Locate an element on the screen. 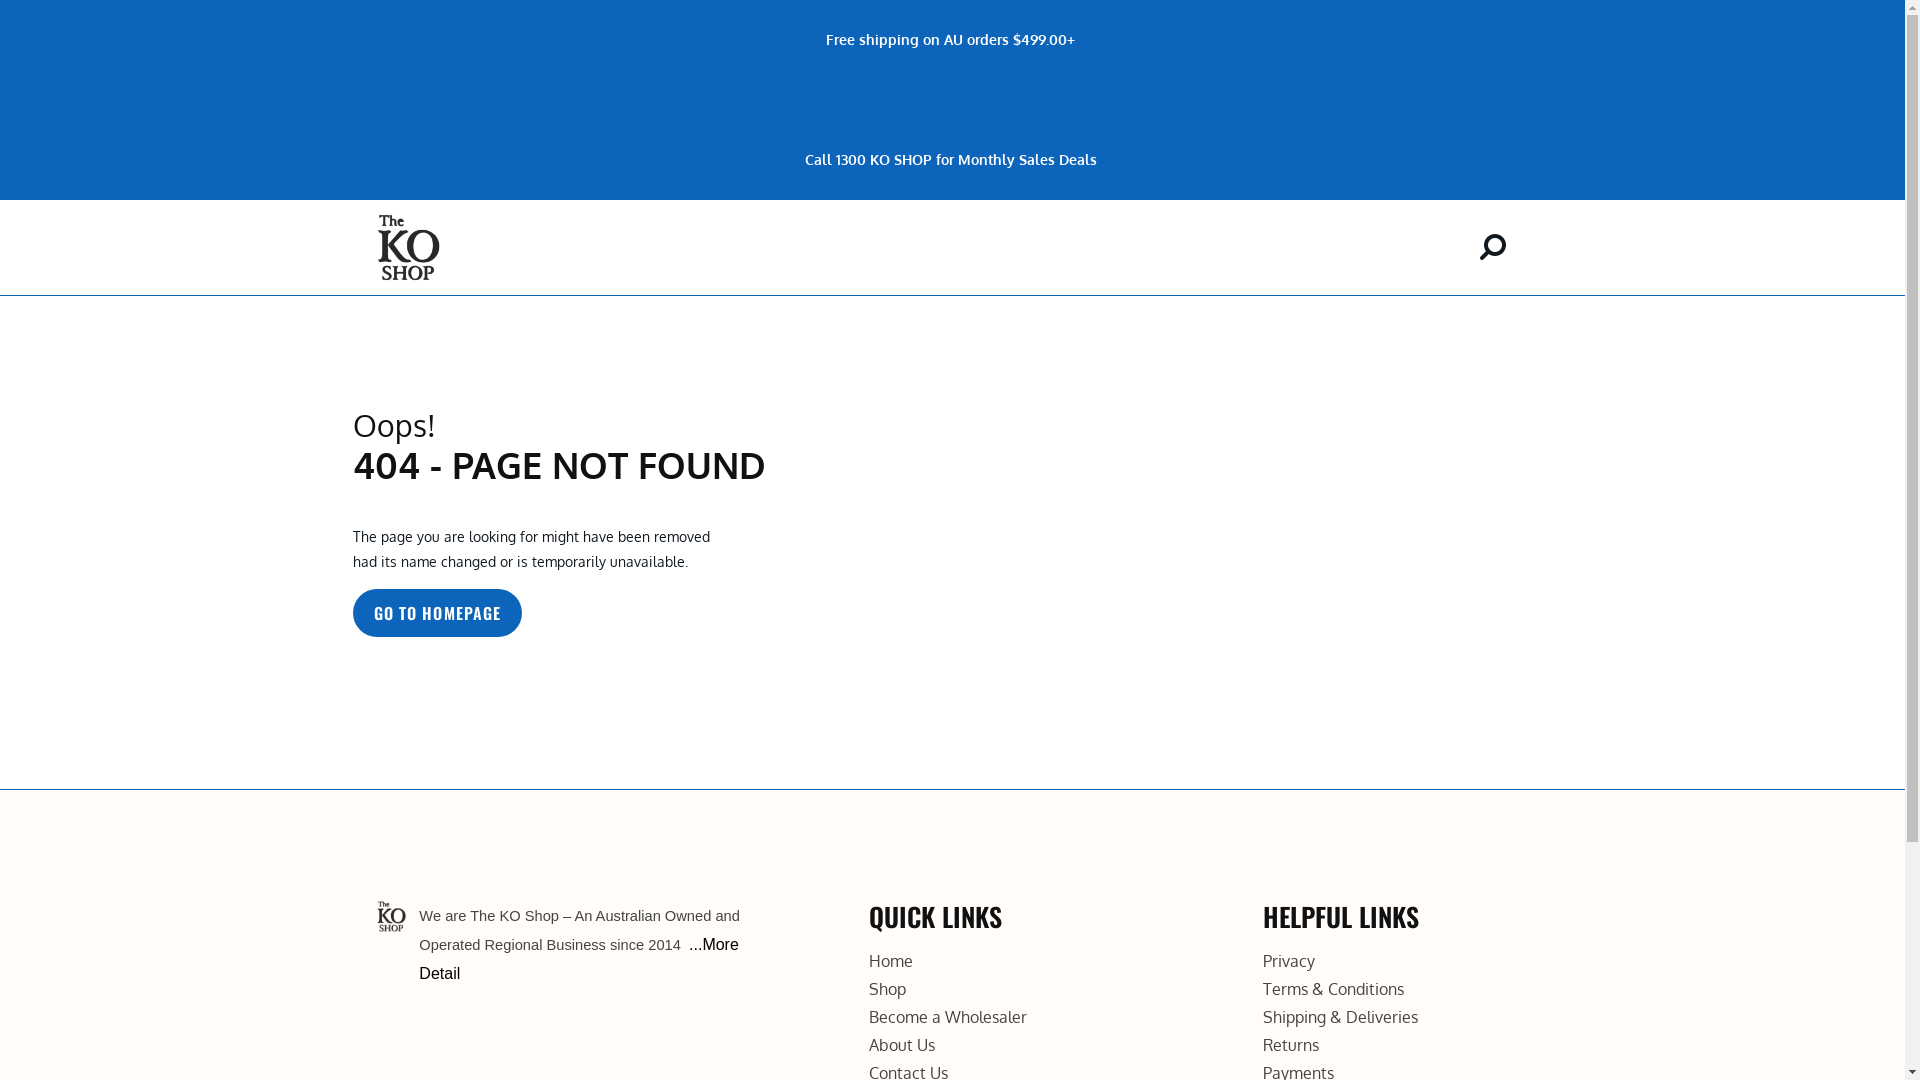 Image resolution: width=1920 pixels, height=1080 pixels. 'Shop' is located at coordinates (886, 987).